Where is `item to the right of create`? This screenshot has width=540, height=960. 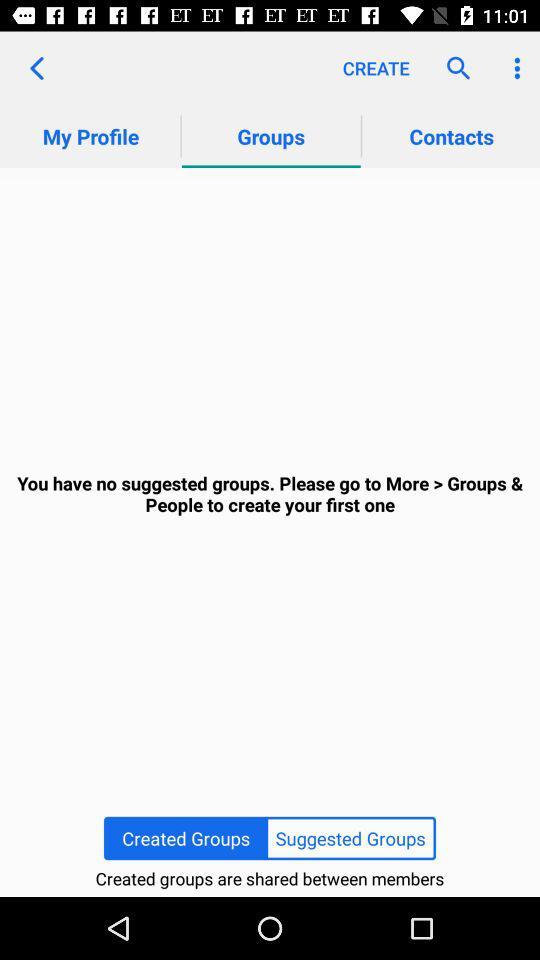 item to the right of create is located at coordinates (453, 68).